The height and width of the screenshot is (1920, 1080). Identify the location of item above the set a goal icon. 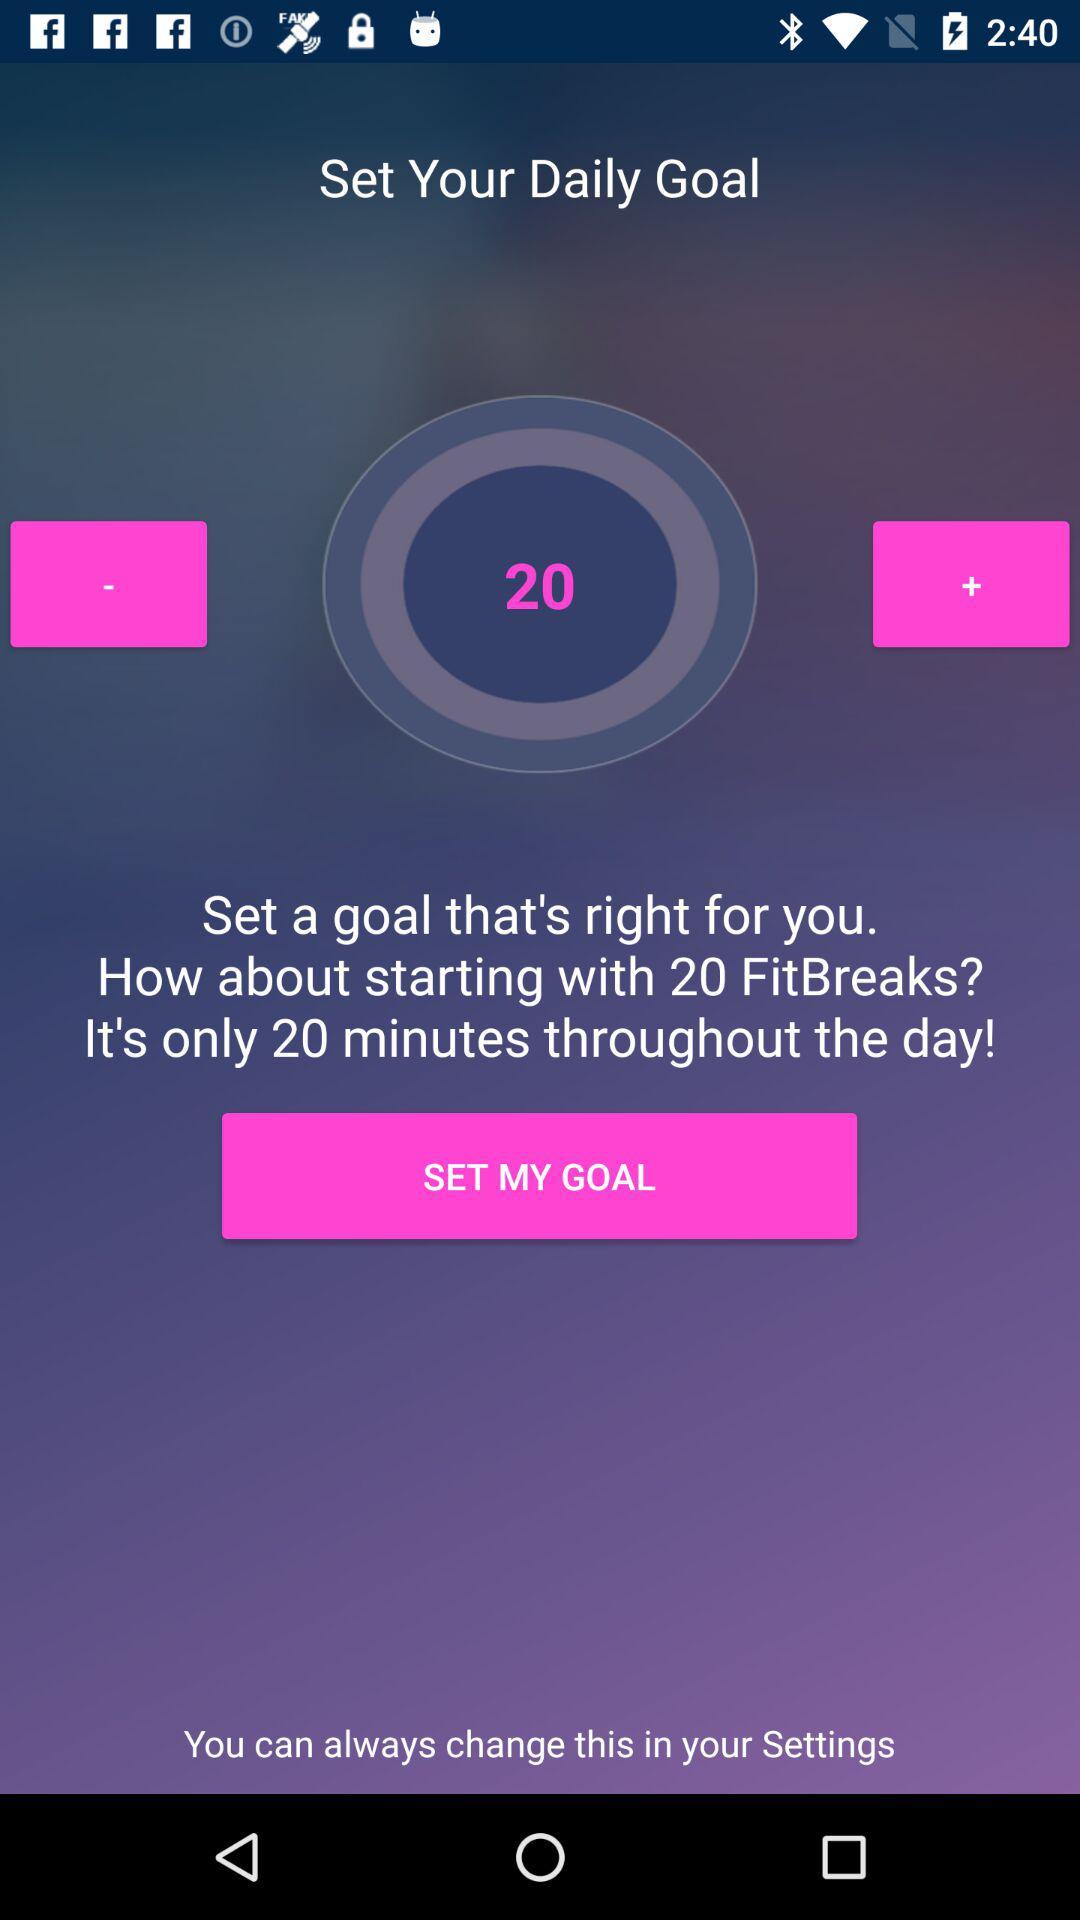
(970, 583).